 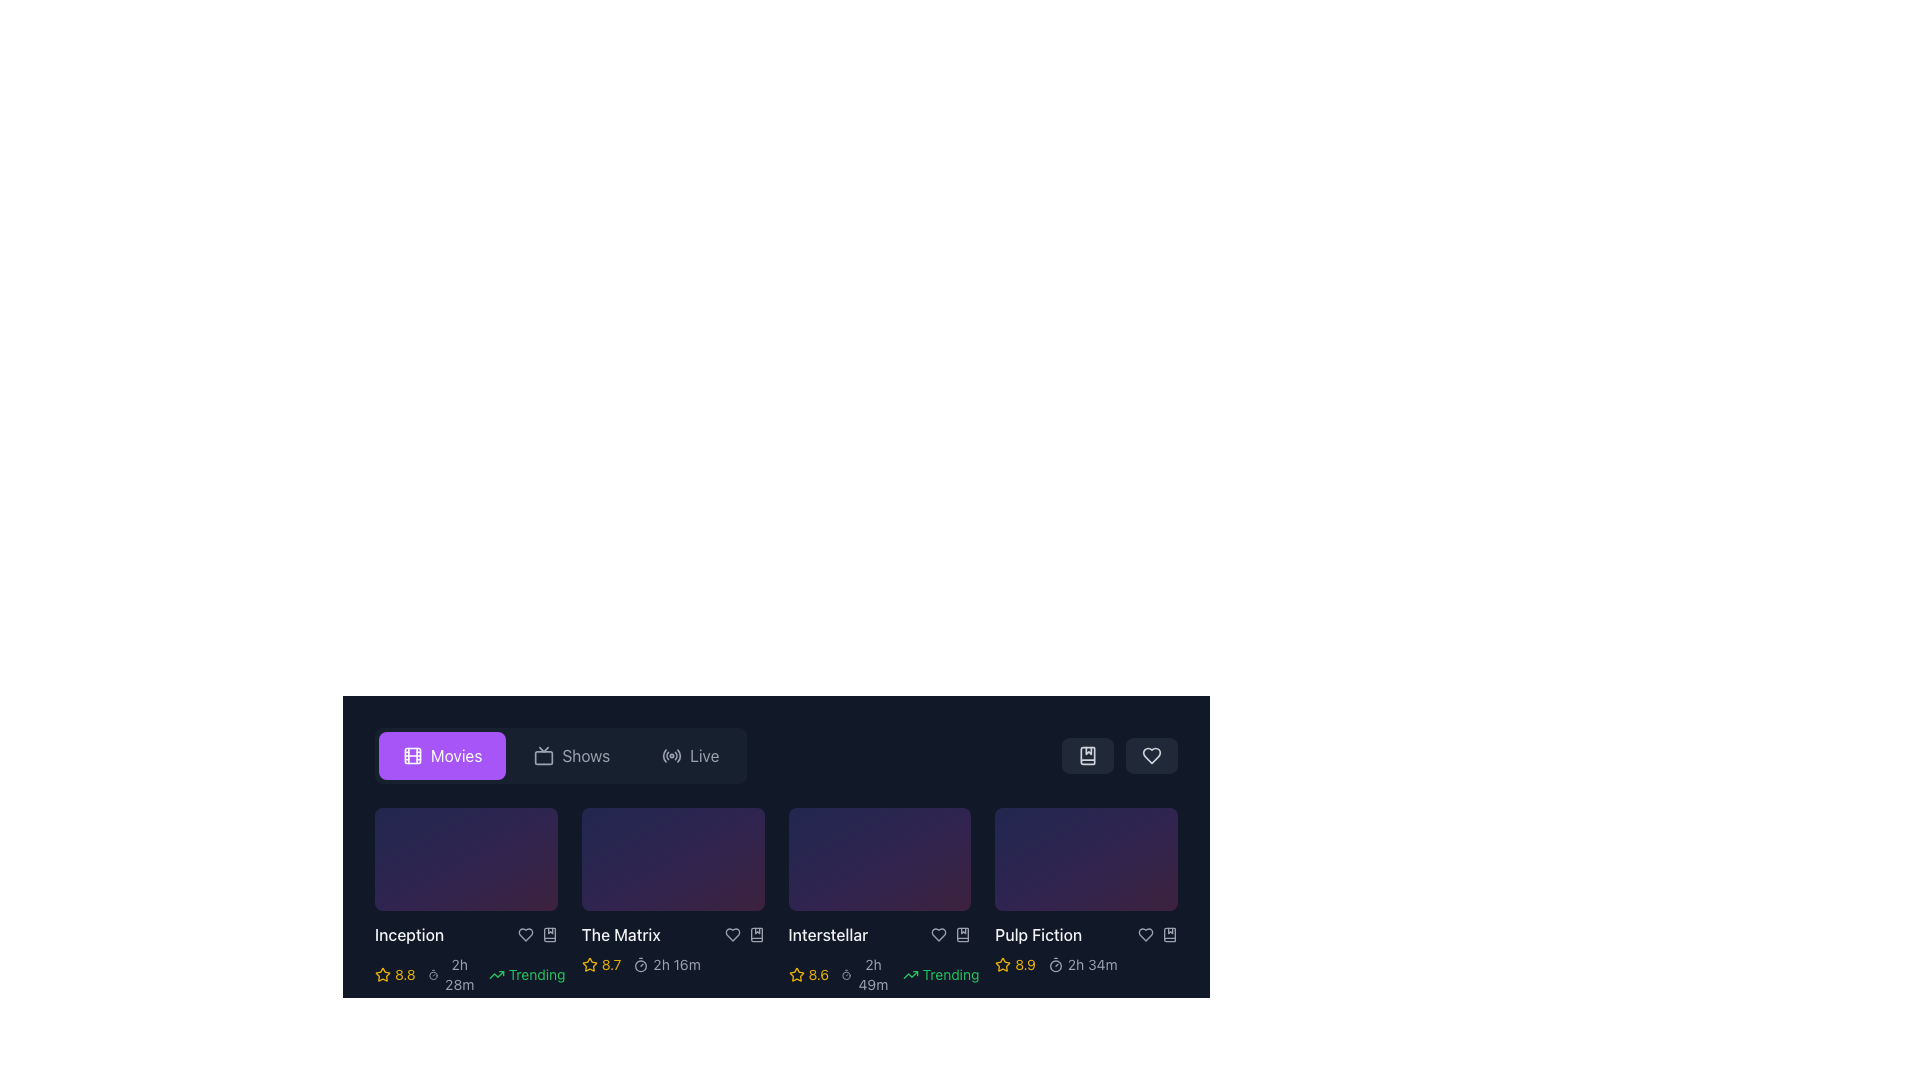 What do you see at coordinates (731, 934) in the screenshot?
I see `the heart icon located beneath the title of the movie 'The Matrix'` at bounding box center [731, 934].